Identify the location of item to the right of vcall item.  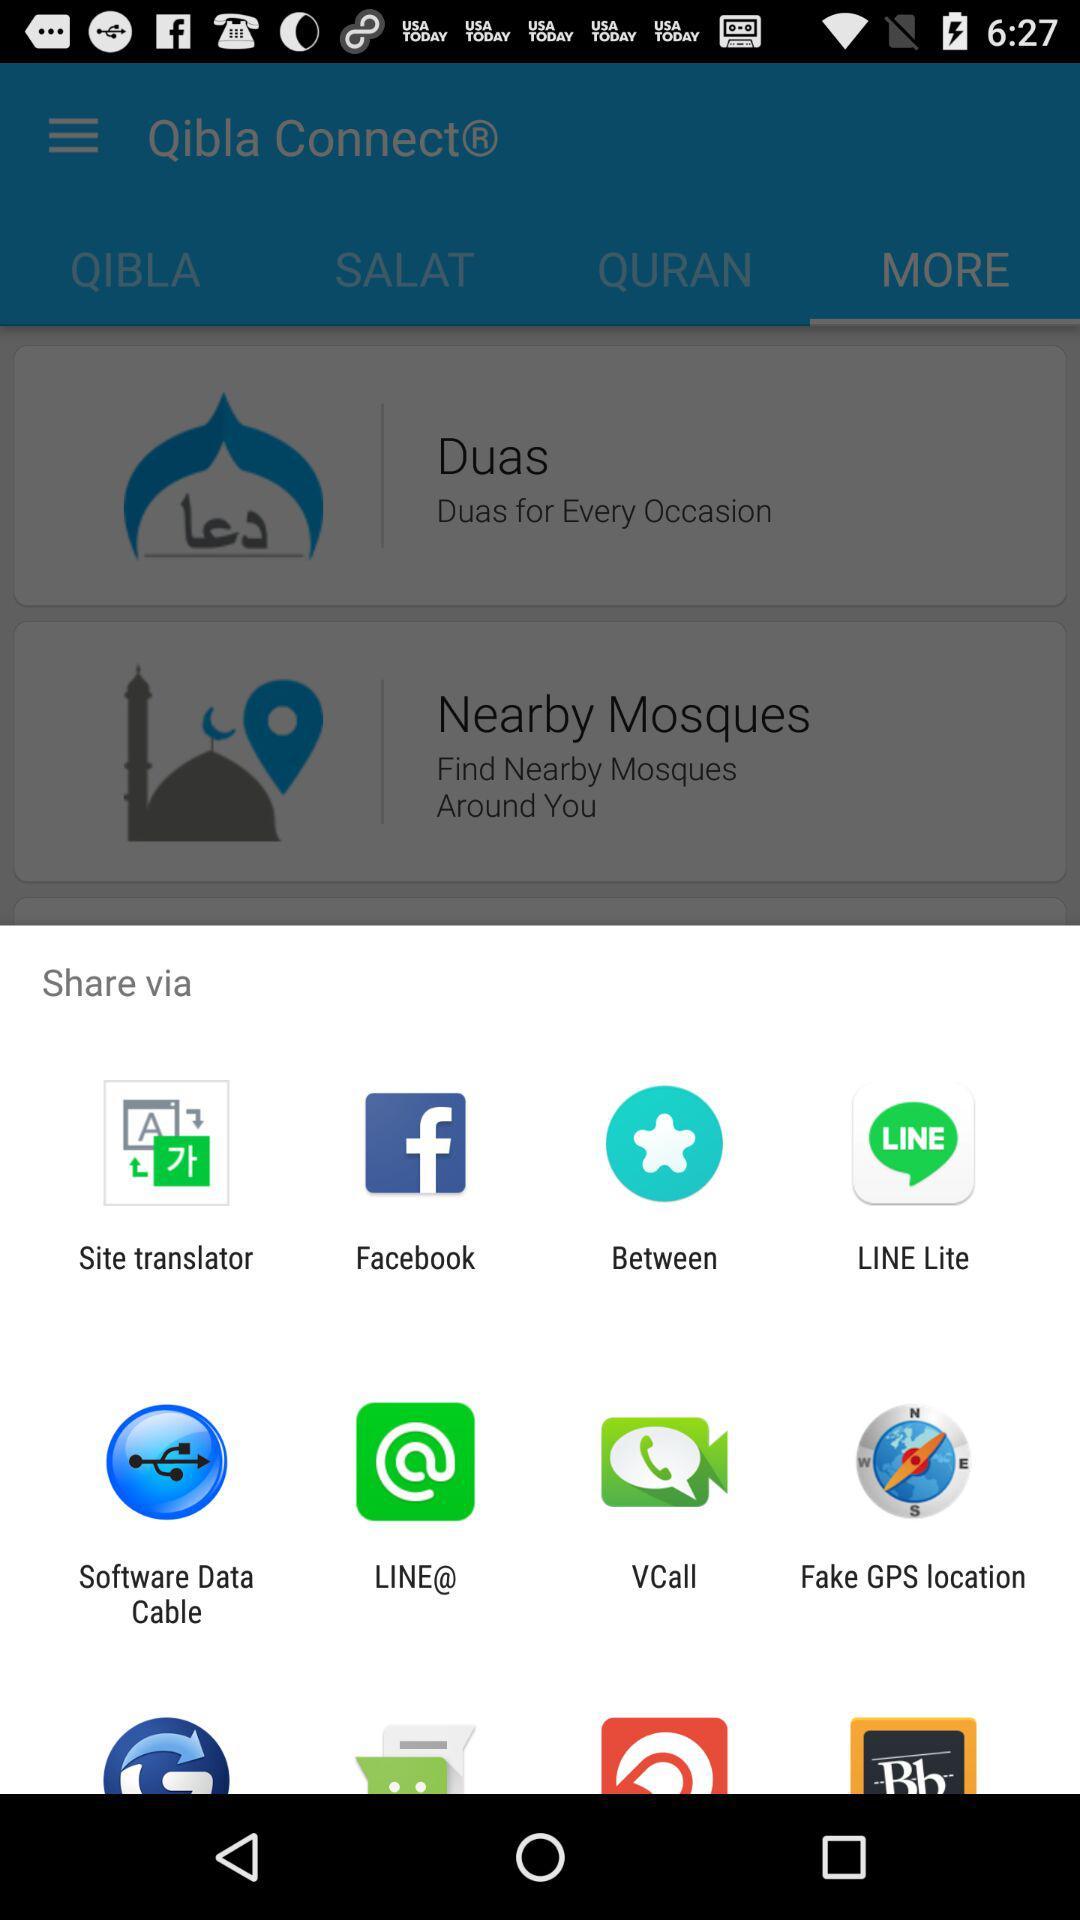
(913, 1592).